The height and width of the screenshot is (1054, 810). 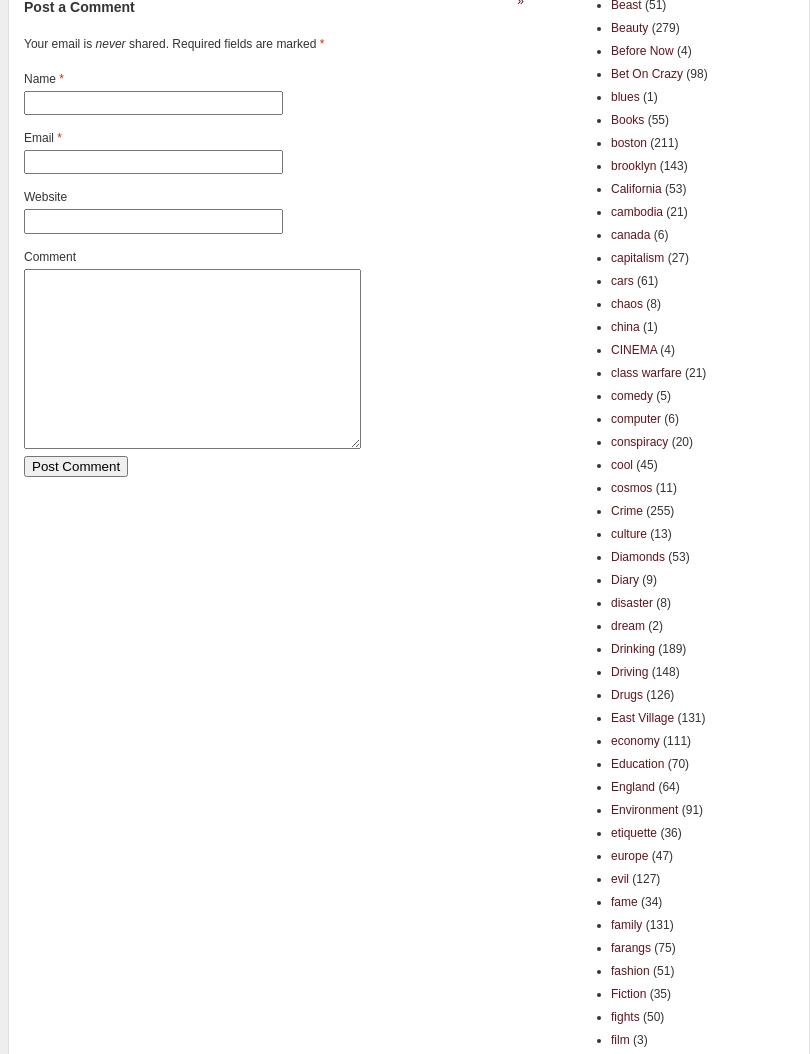 What do you see at coordinates (650, 1014) in the screenshot?
I see `'(50)'` at bounding box center [650, 1014].